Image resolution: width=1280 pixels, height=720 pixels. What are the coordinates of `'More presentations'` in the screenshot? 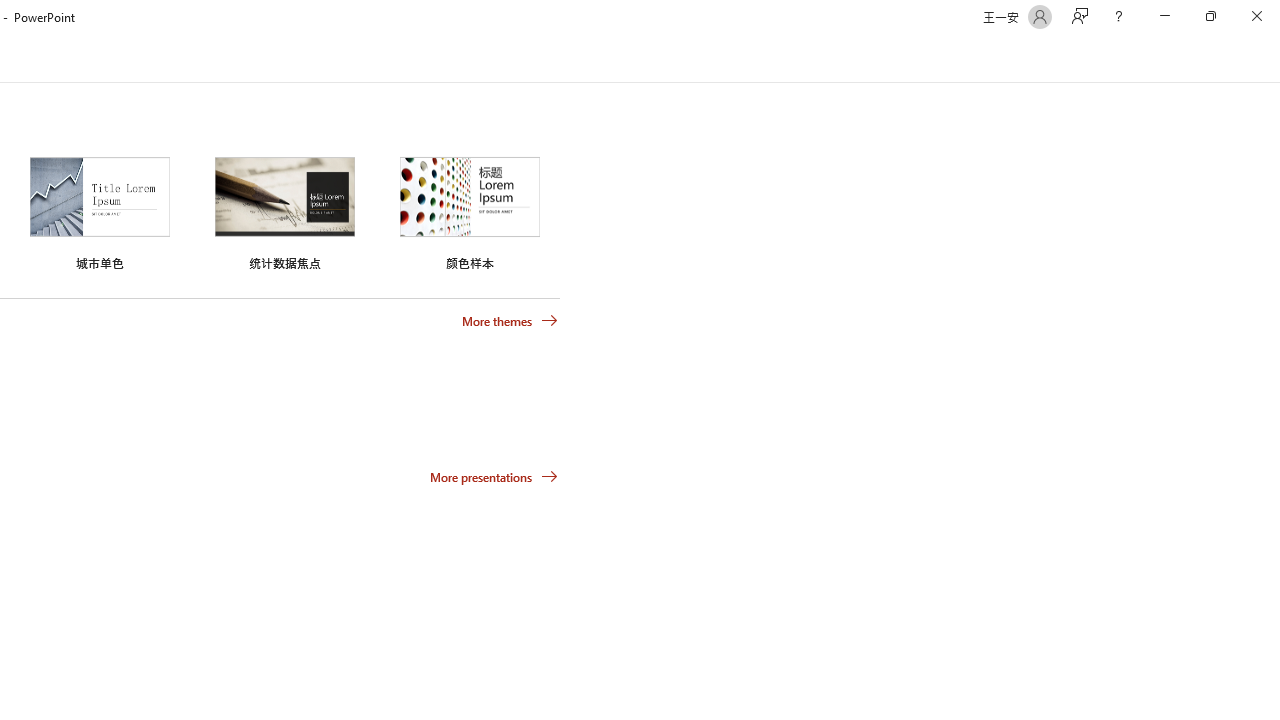 It's located at (494, 477).